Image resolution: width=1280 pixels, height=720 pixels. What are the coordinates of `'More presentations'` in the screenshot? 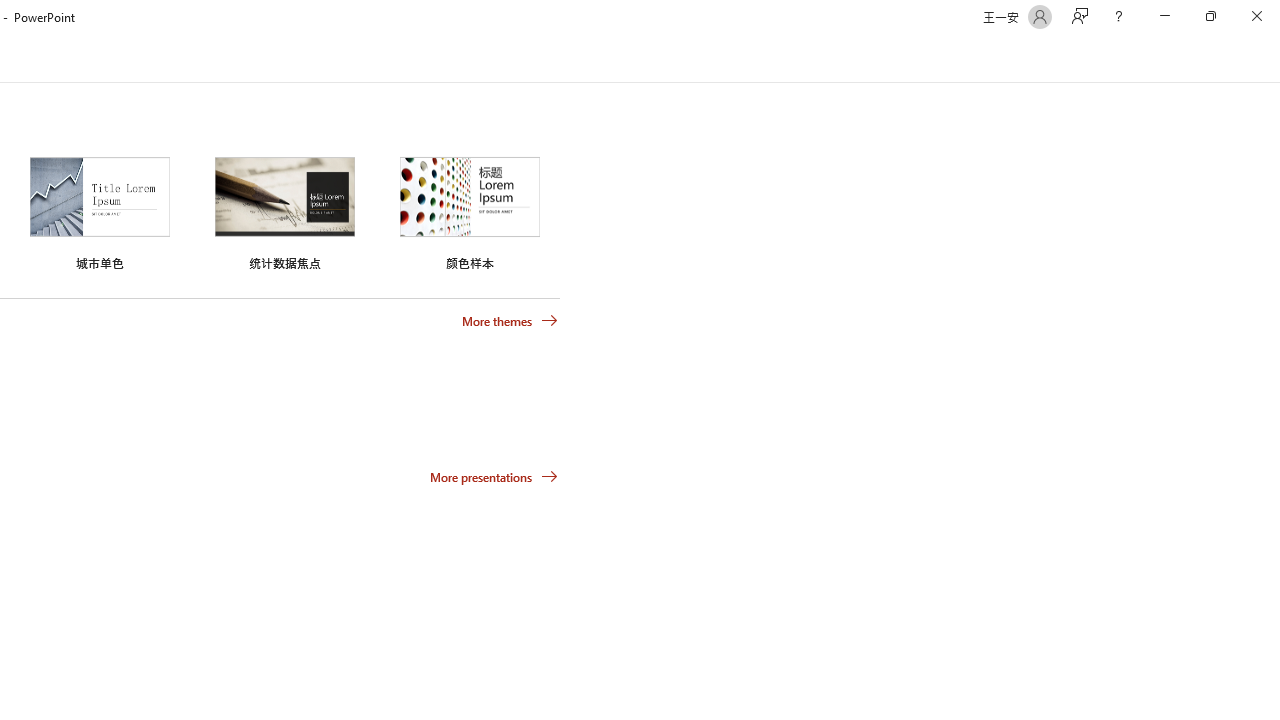 It's located at (494, 477).